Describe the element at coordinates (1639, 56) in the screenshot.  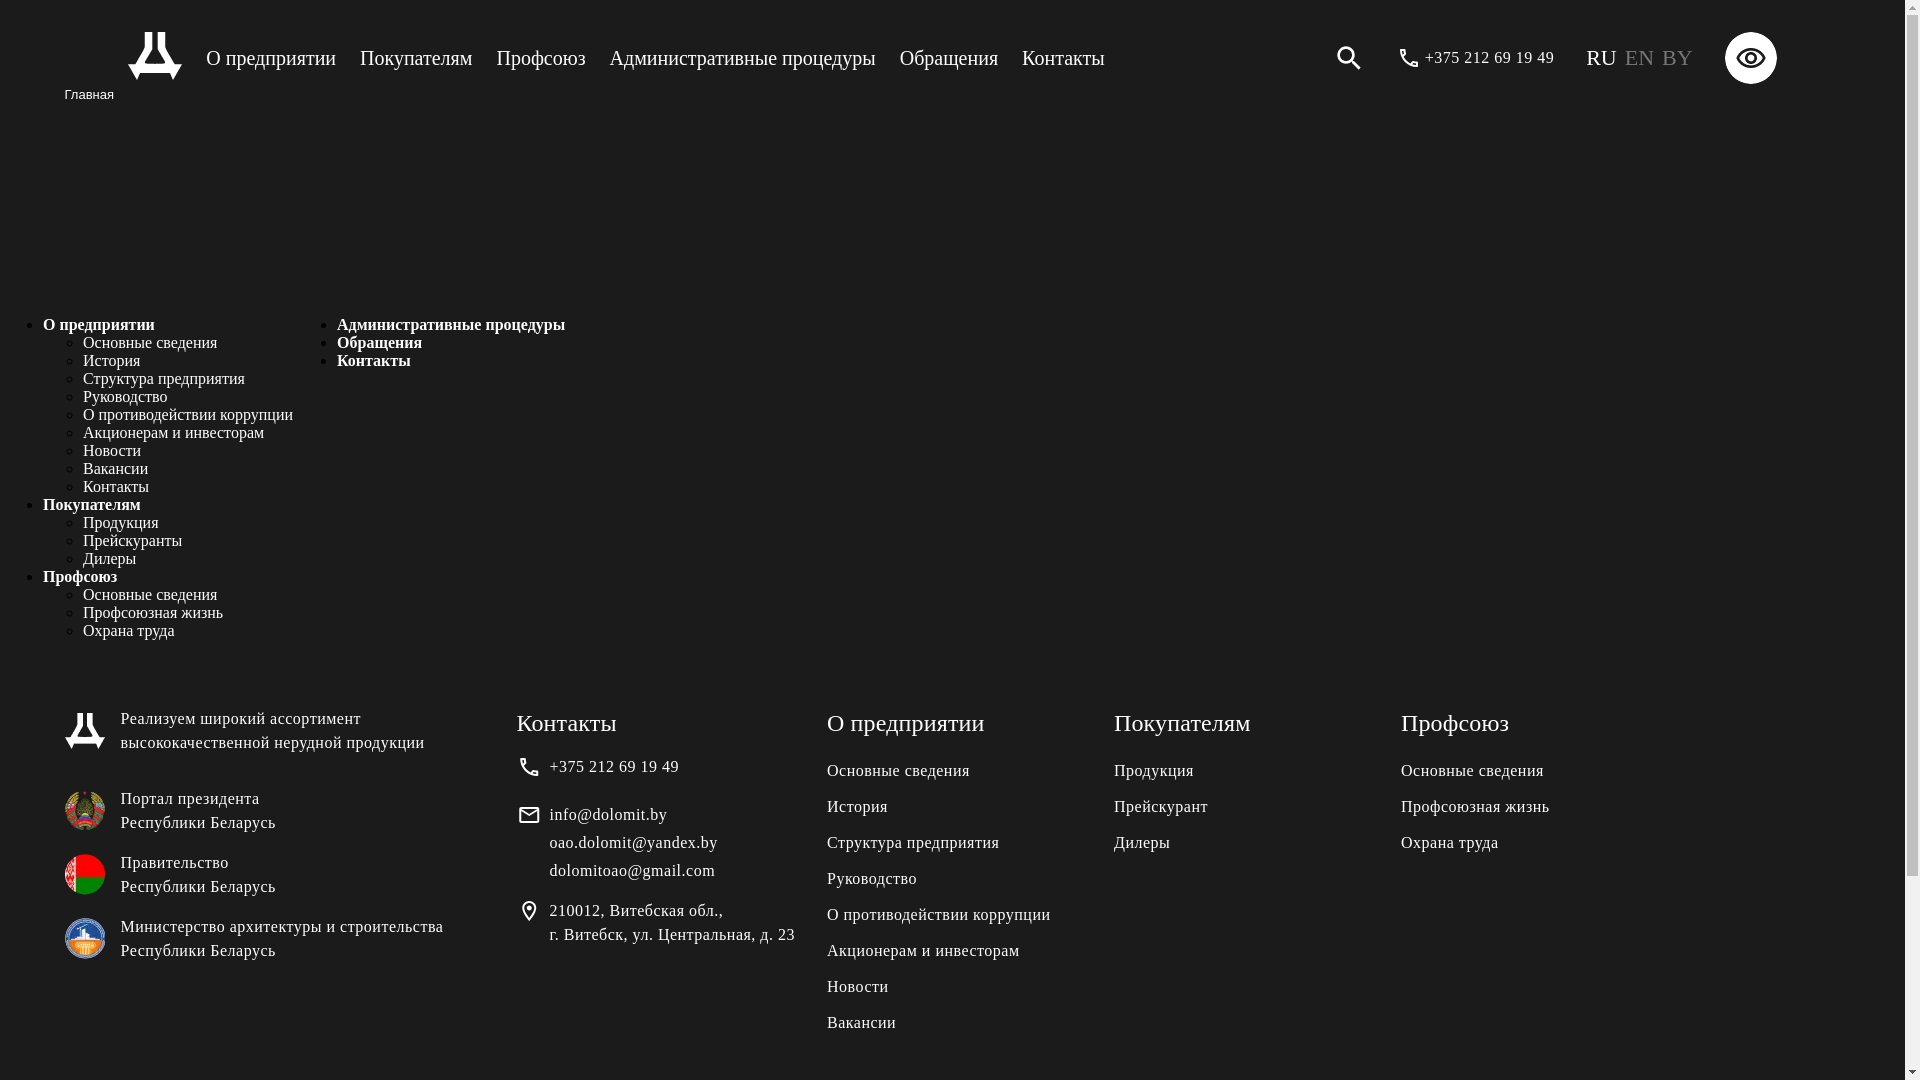
I see `'EN'` at that location.